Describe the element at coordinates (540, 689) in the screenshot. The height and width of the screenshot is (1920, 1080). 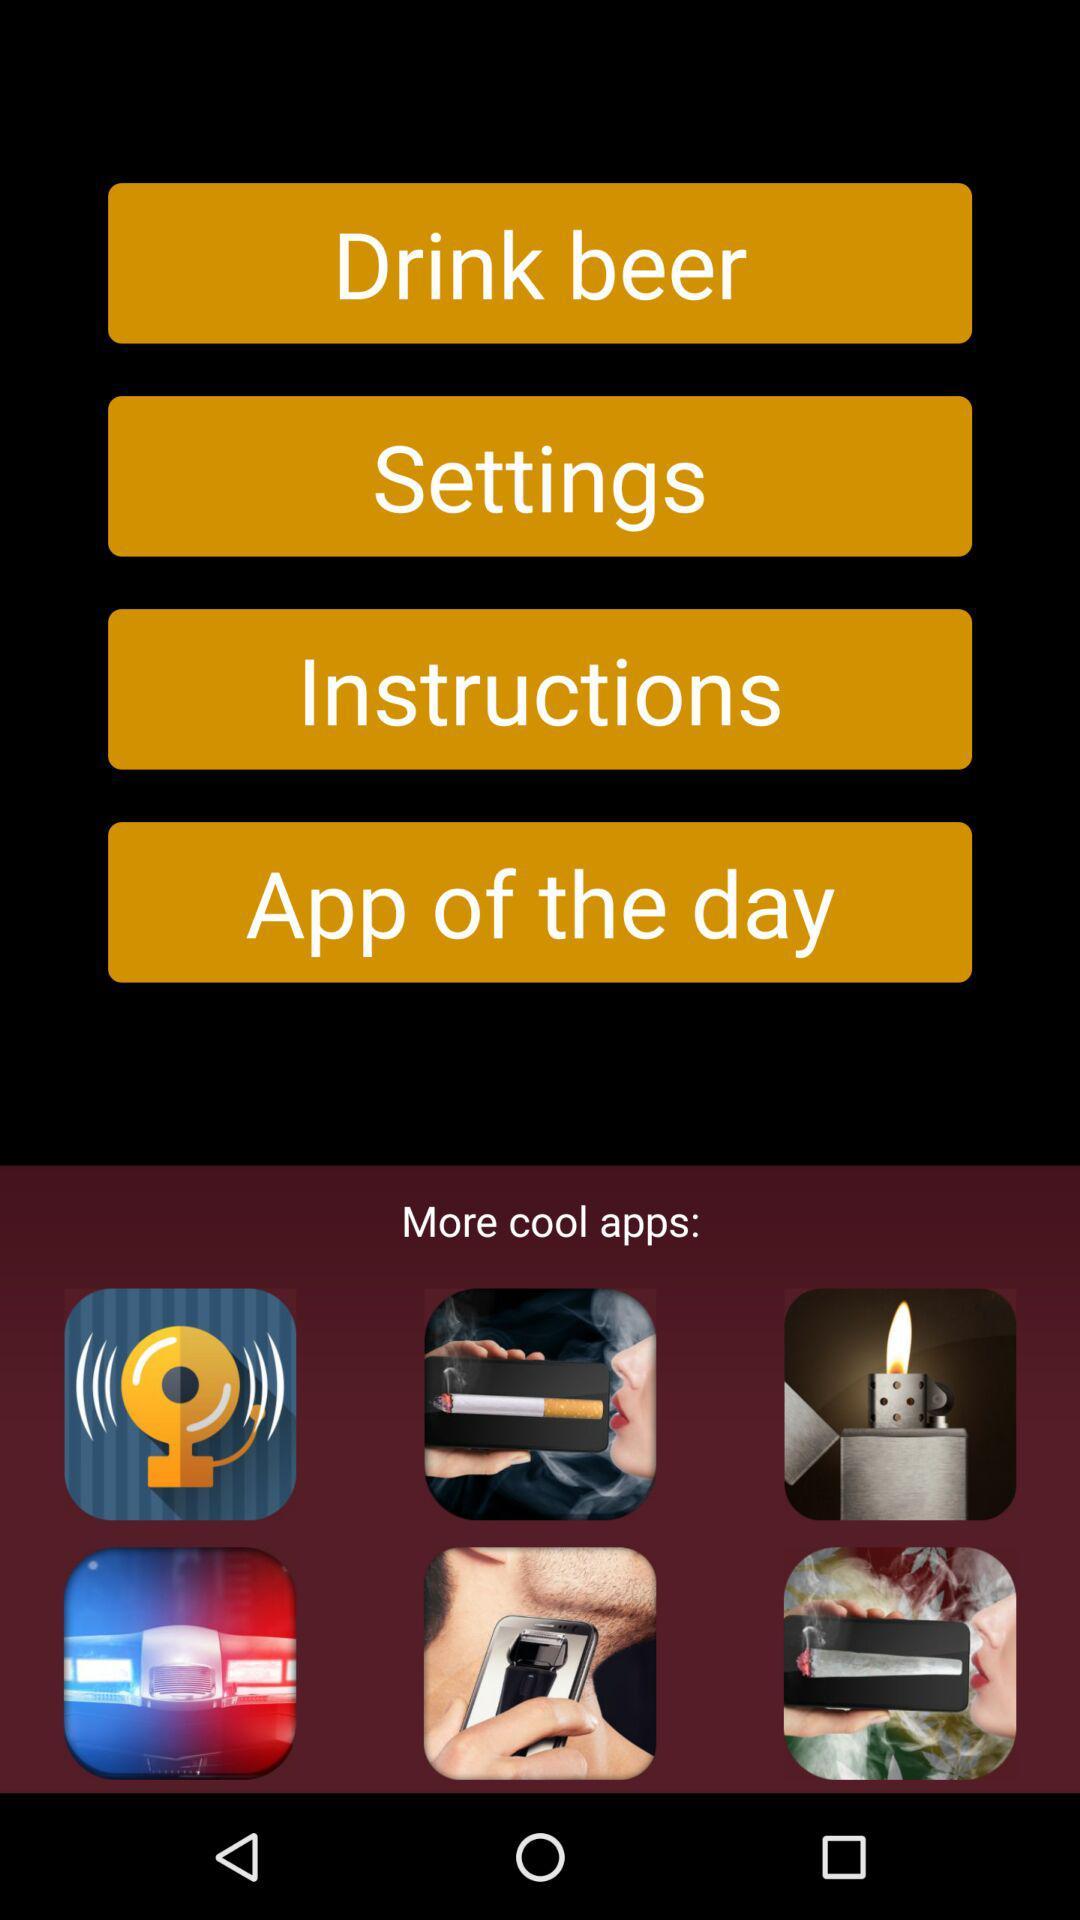
I see `the instructions item` at that location.